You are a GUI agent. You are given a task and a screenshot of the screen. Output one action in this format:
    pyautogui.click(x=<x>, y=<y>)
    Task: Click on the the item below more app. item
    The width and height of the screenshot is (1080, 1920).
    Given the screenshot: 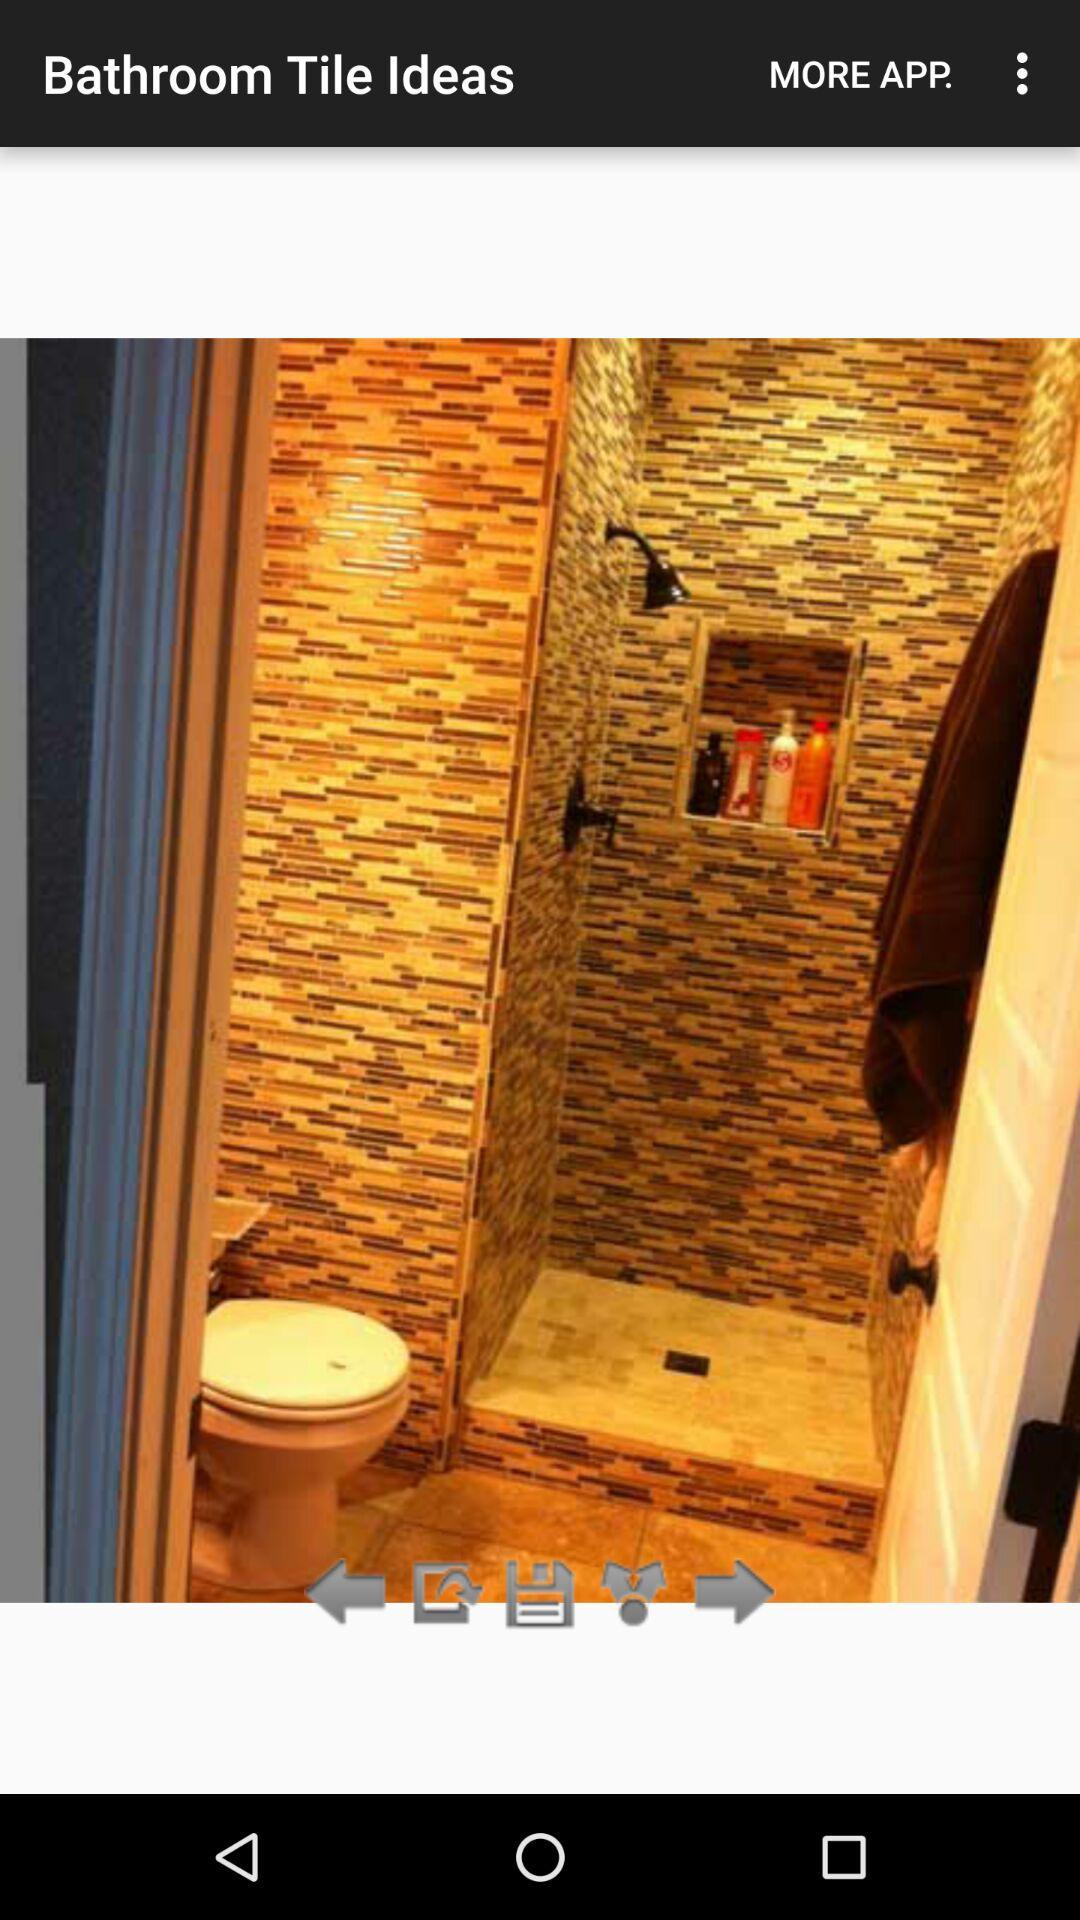 What is the action you would take?
    pyautogui.click(x=729, y=1593)
    